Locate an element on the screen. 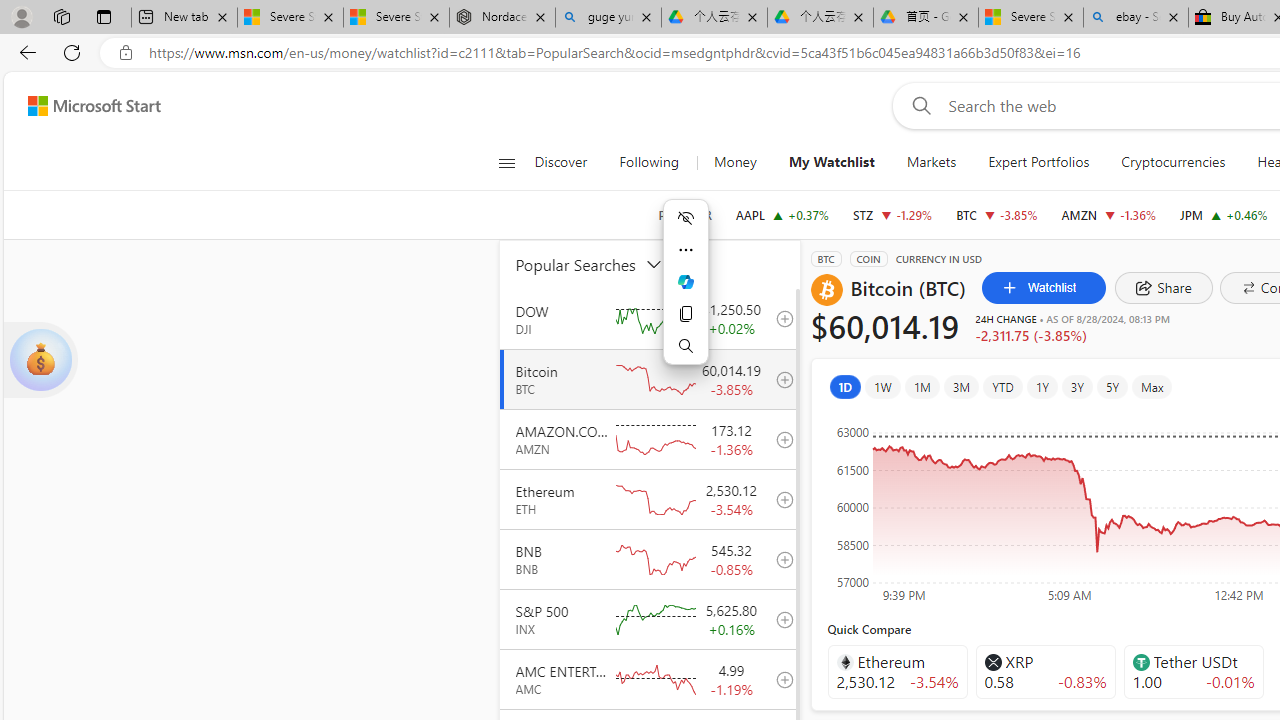 Image resolution: width=1280 pixels, height=720 pixels. 'Mini menu on text selection' is located at coordinates (686, 293).